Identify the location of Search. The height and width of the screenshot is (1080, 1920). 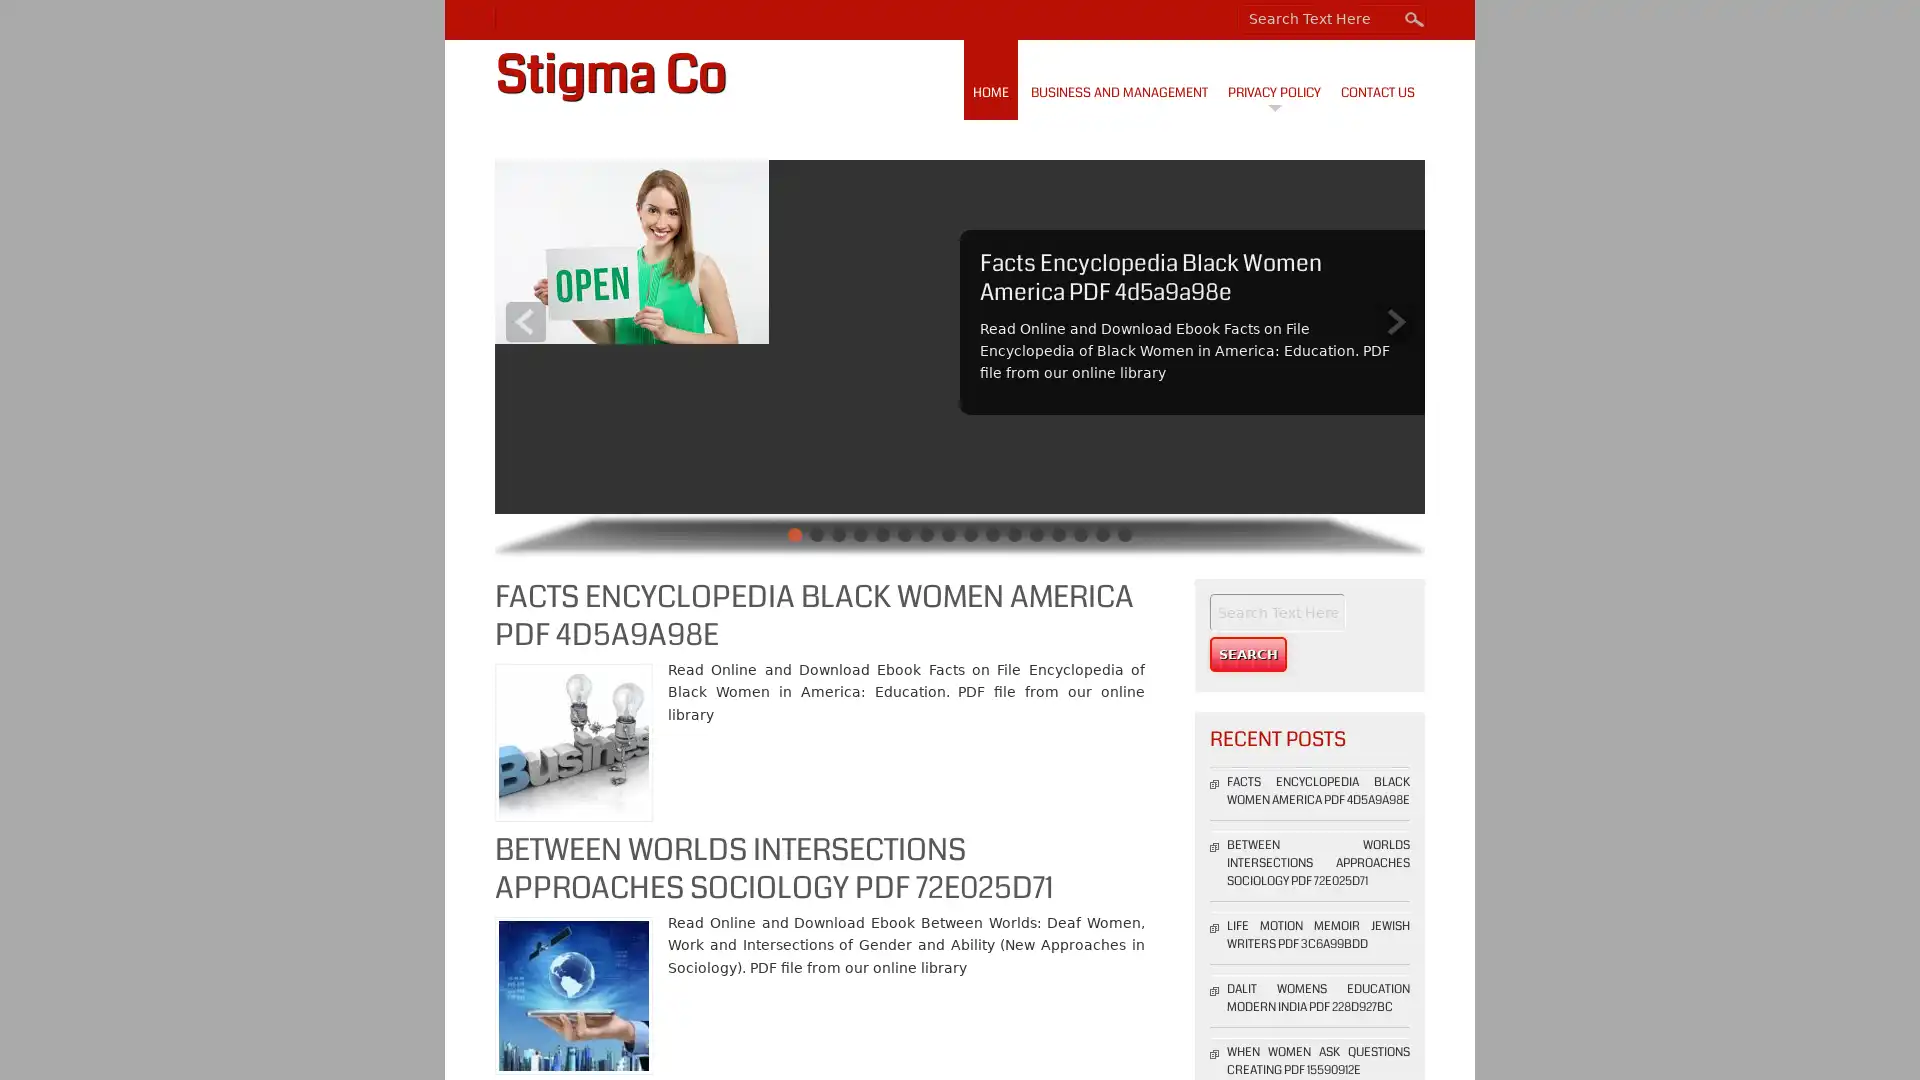
(1247, 654).